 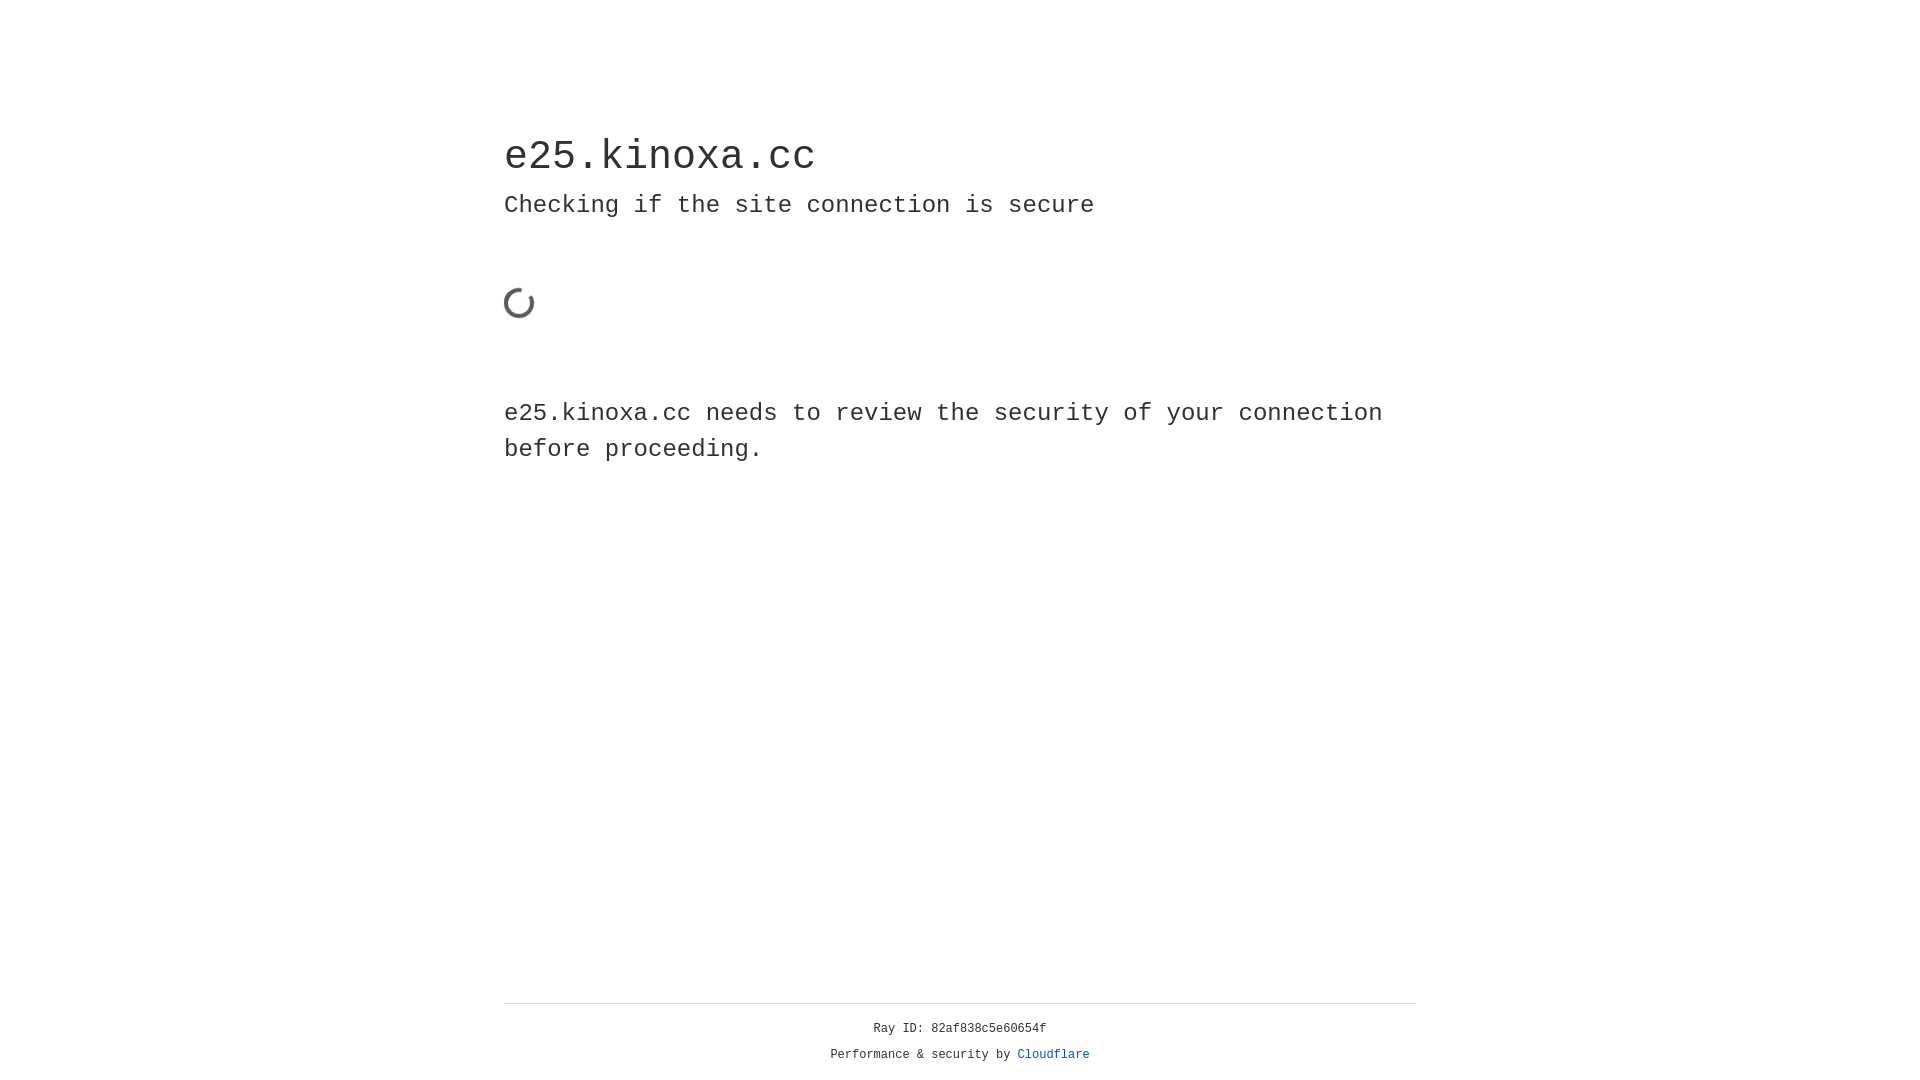 I want to click on 'Cloudflare', so click(x=1053, y=1054).